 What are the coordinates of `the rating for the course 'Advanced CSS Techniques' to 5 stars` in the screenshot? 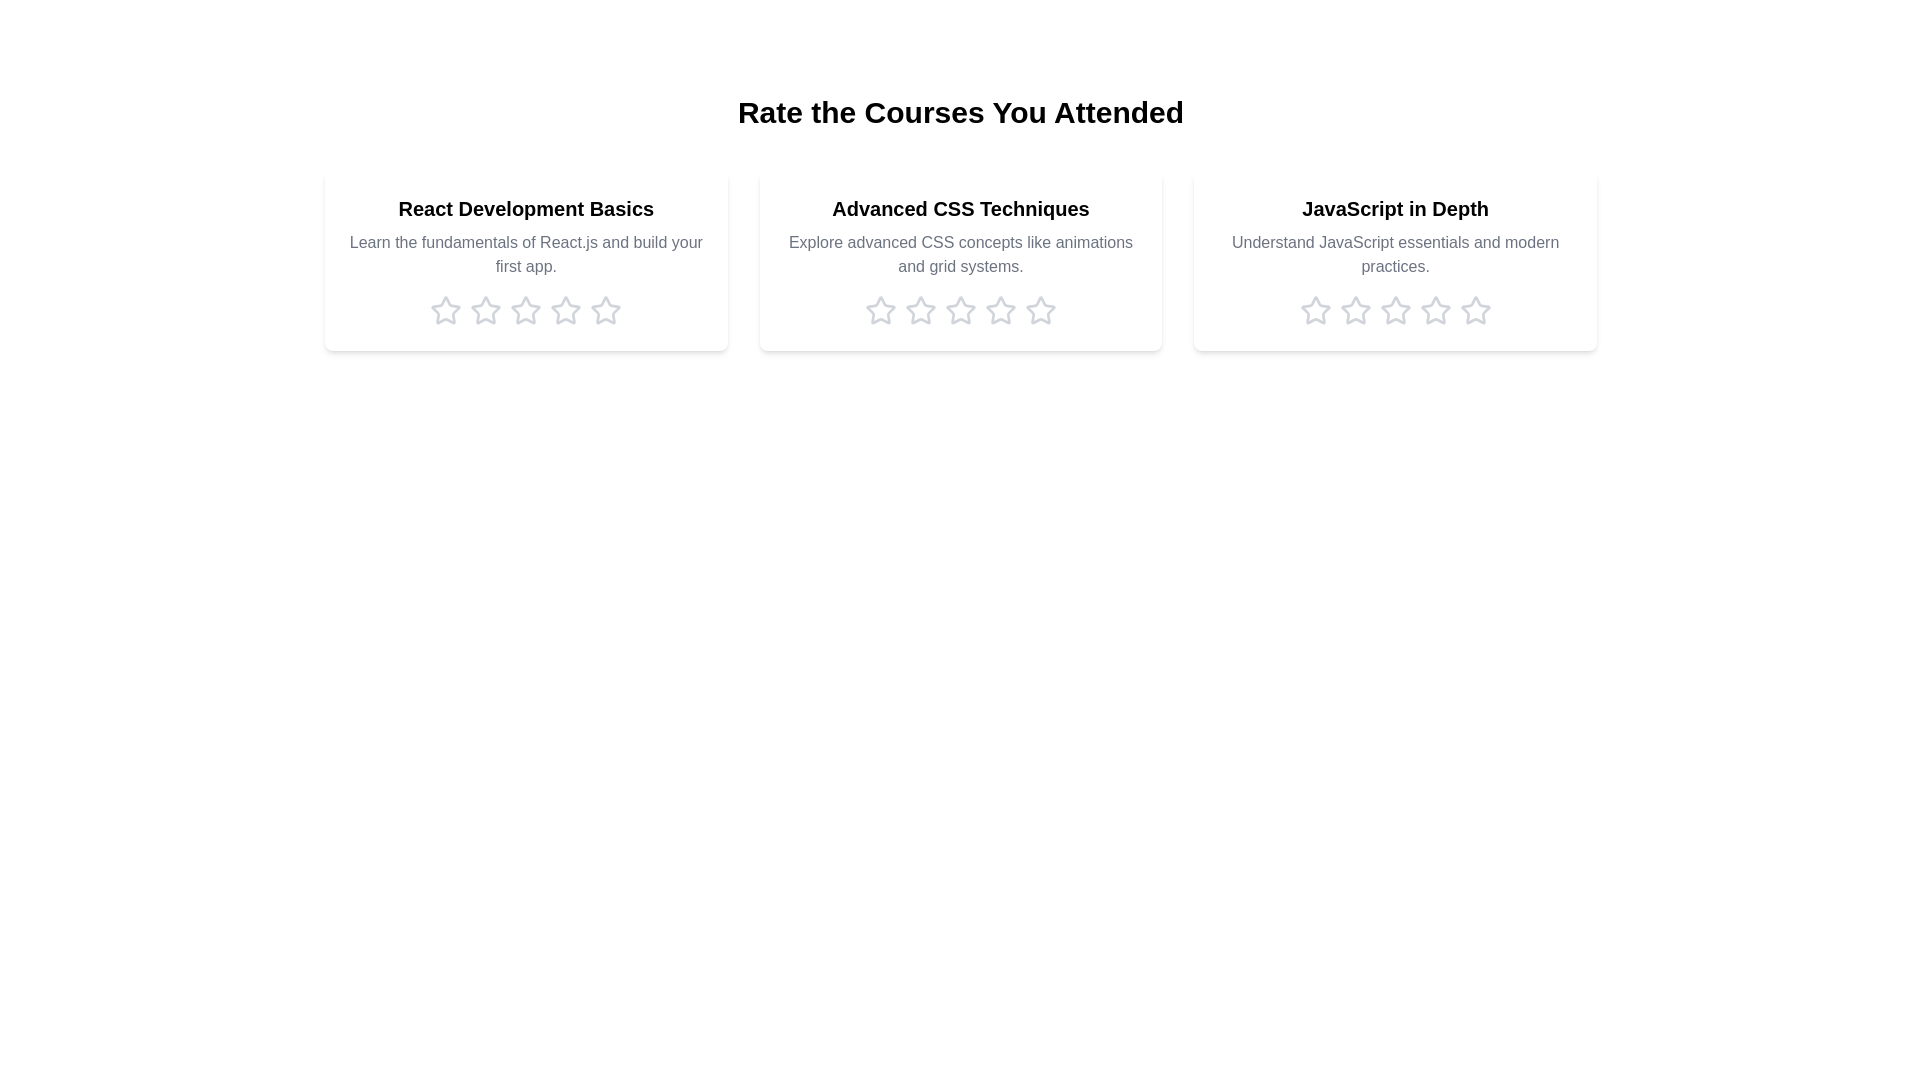 It's located at (1040, 311).